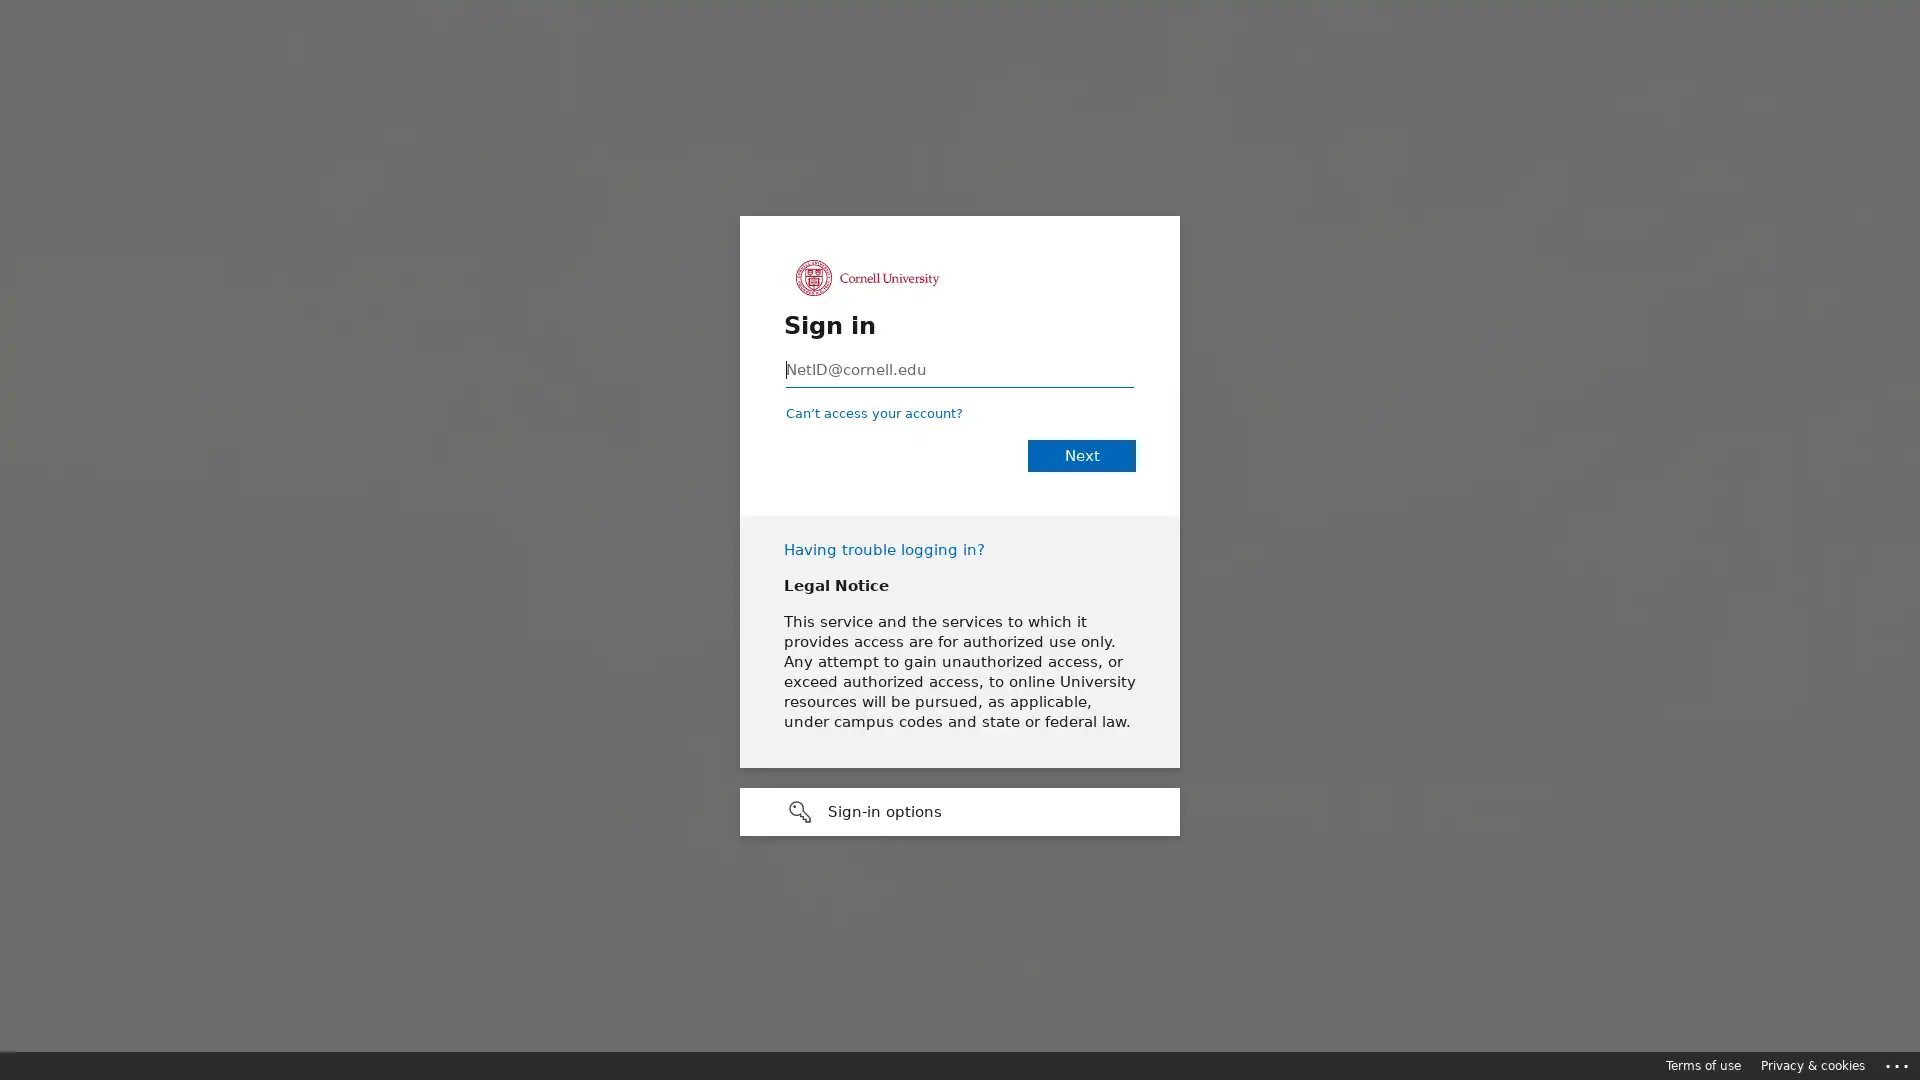 Image resolution: width=1920 pixels, height=1080 pixels. What do you see at coordinates (1897, 1062) in the screenshot?
I see `Click here for troubleshooting information` at bounding box center [1897, 1062].